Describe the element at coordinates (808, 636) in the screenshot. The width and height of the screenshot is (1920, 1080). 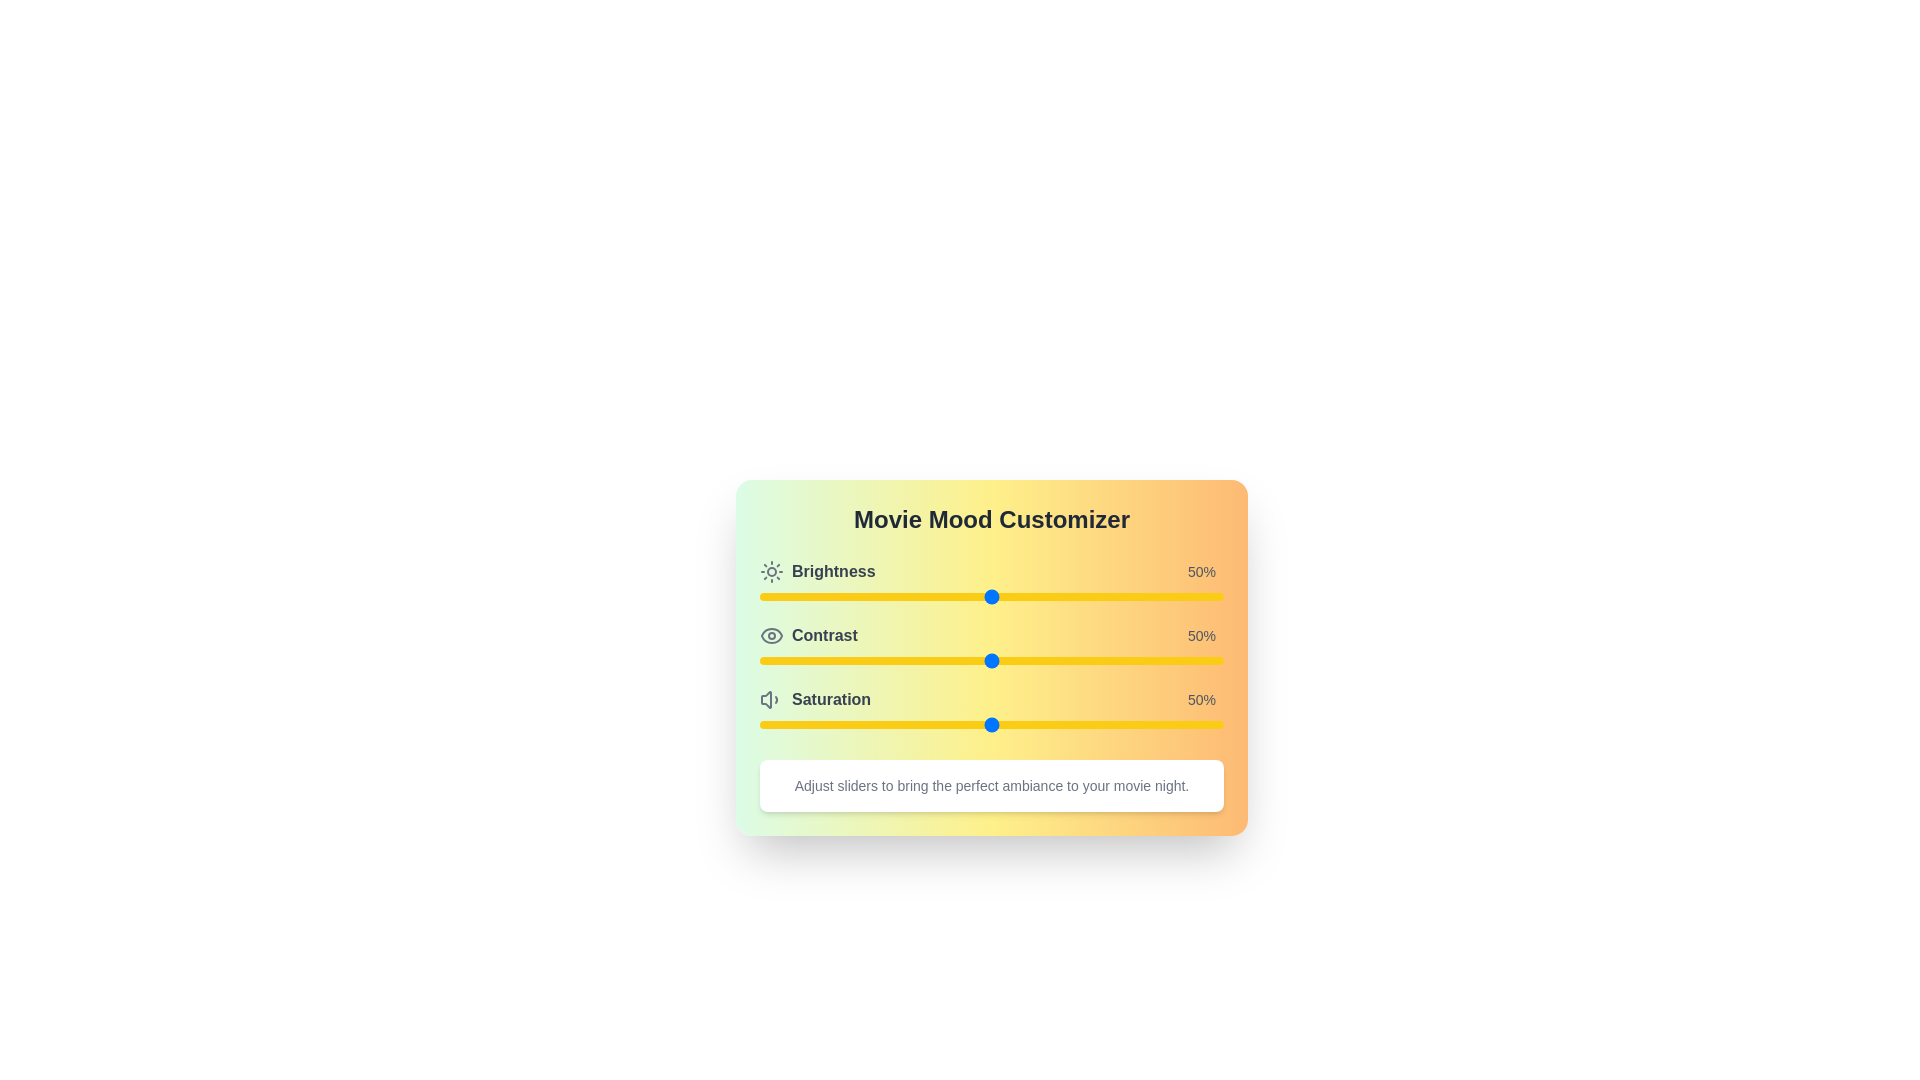
I see `the 'Contrast' label, which is styled in bold dark-gray font and features an eye icon` at that location.